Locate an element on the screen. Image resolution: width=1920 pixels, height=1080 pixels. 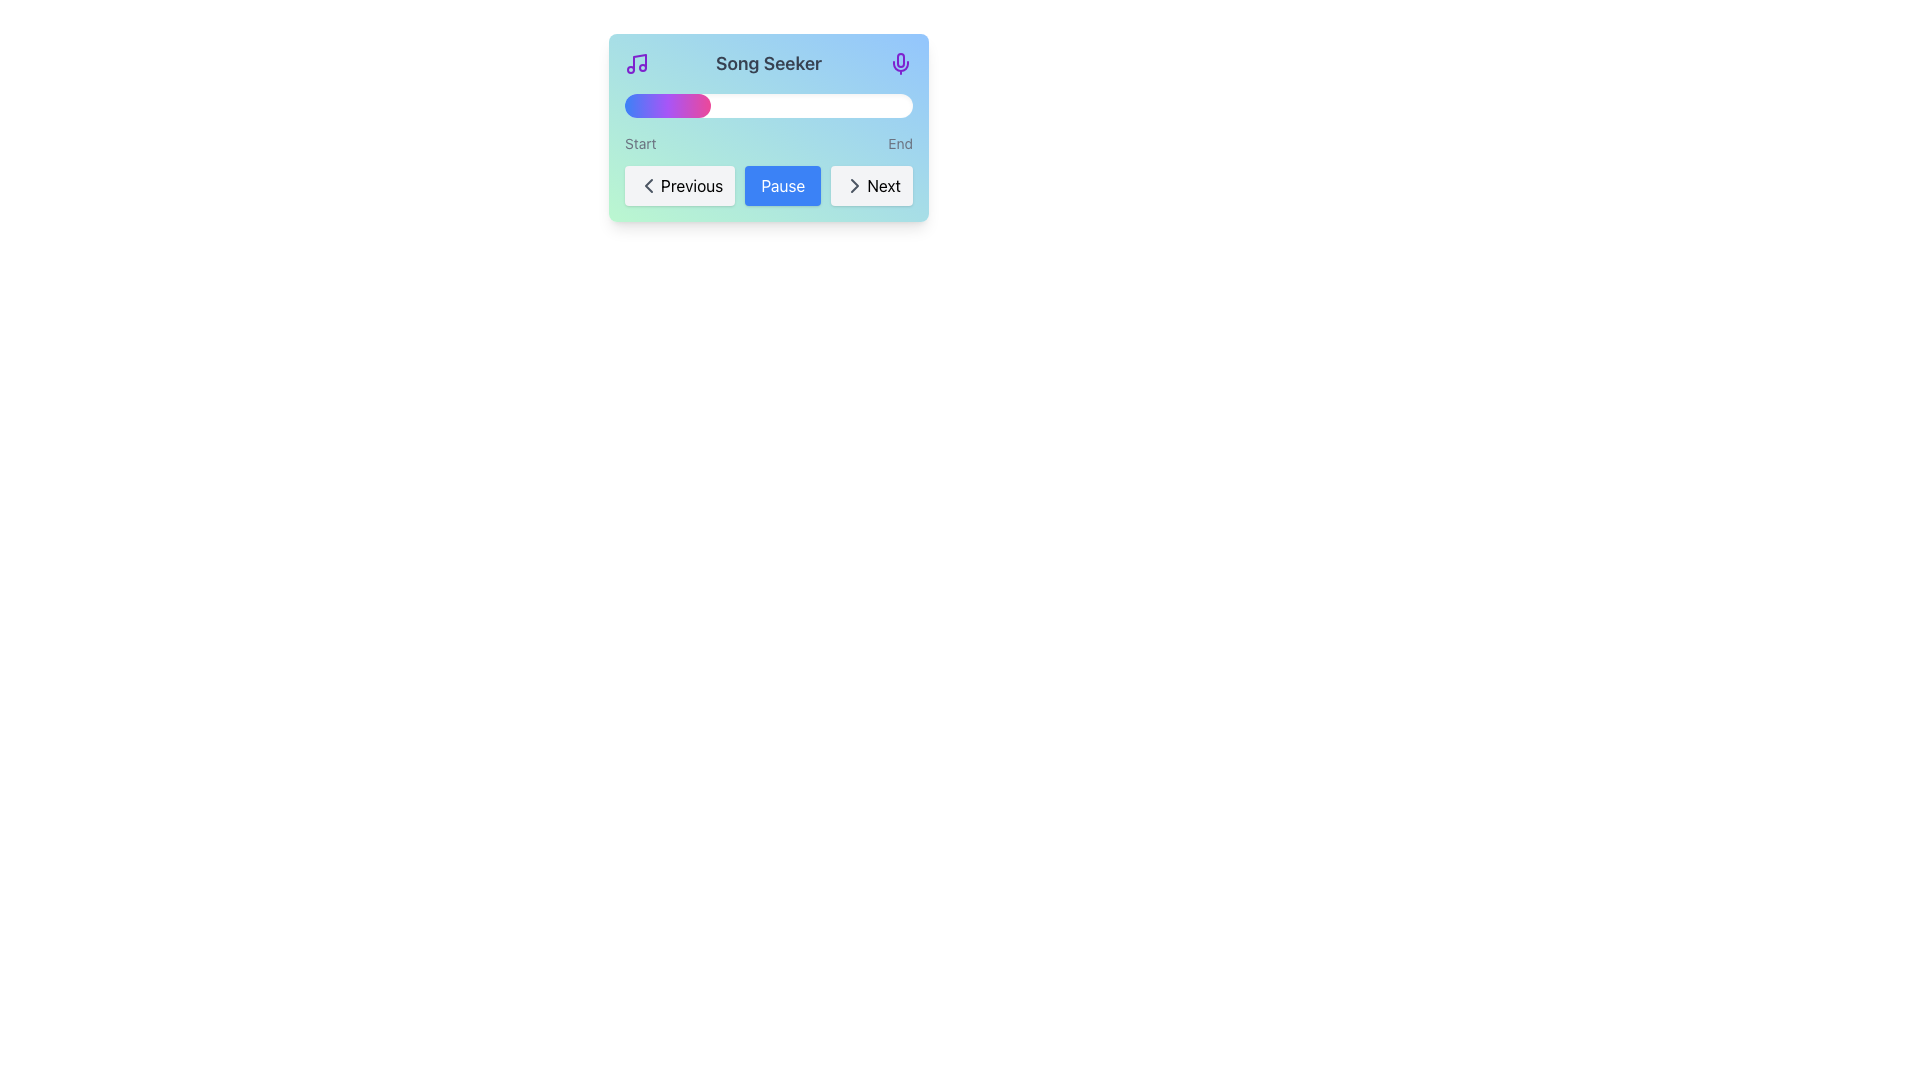
the chevron icon representing forward navigation on the 'Next' button to observe the hover effects is located at coordinates (855, 185).